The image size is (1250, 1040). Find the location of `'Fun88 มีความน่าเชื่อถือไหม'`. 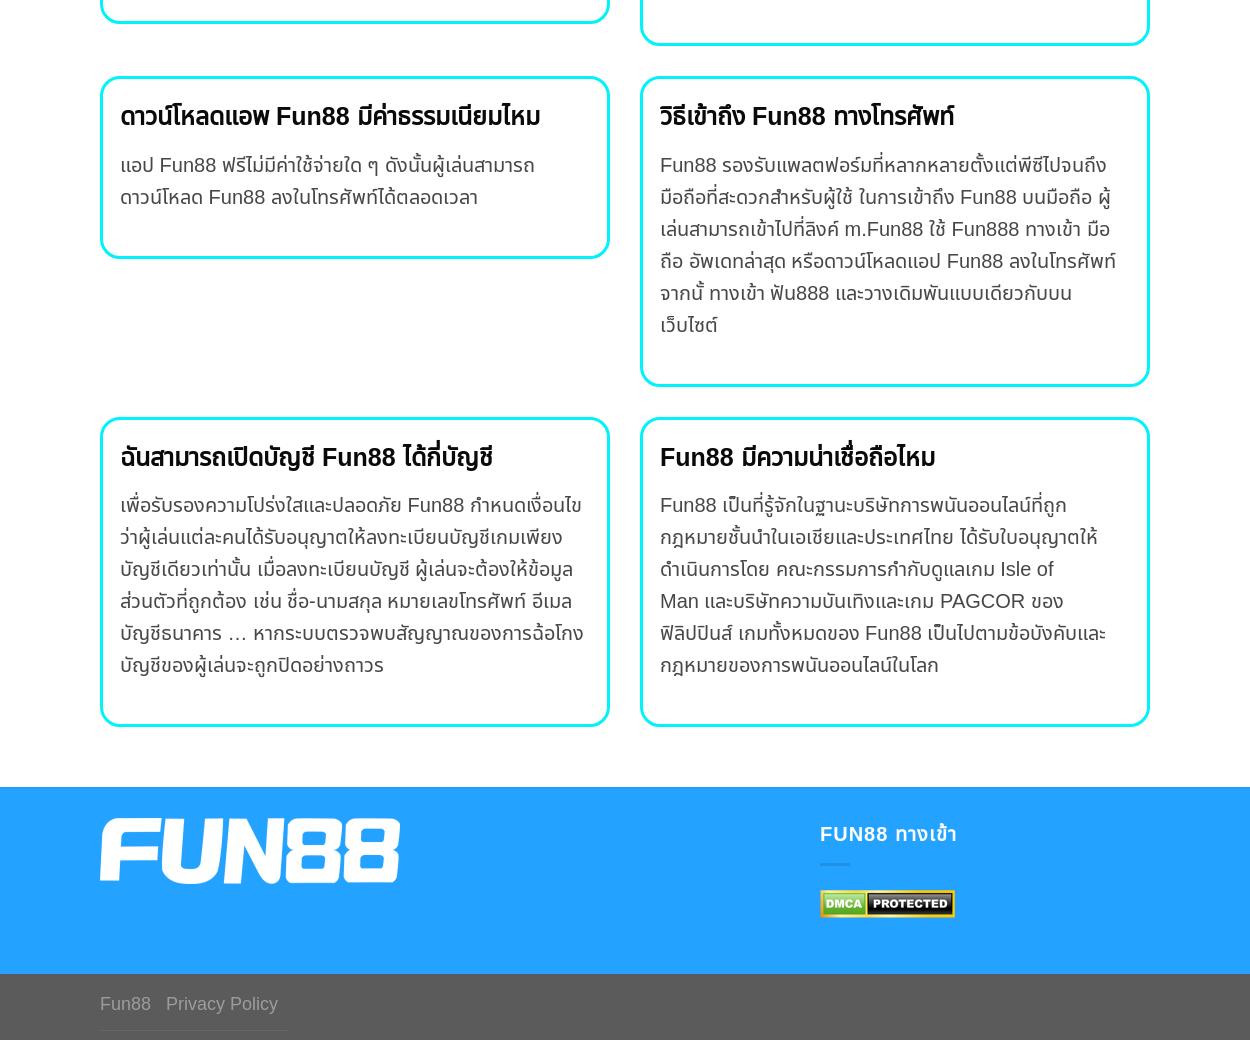

'Fun88 มีความน่าเชื่อถือไหม' is located at coordinates (796, 456).